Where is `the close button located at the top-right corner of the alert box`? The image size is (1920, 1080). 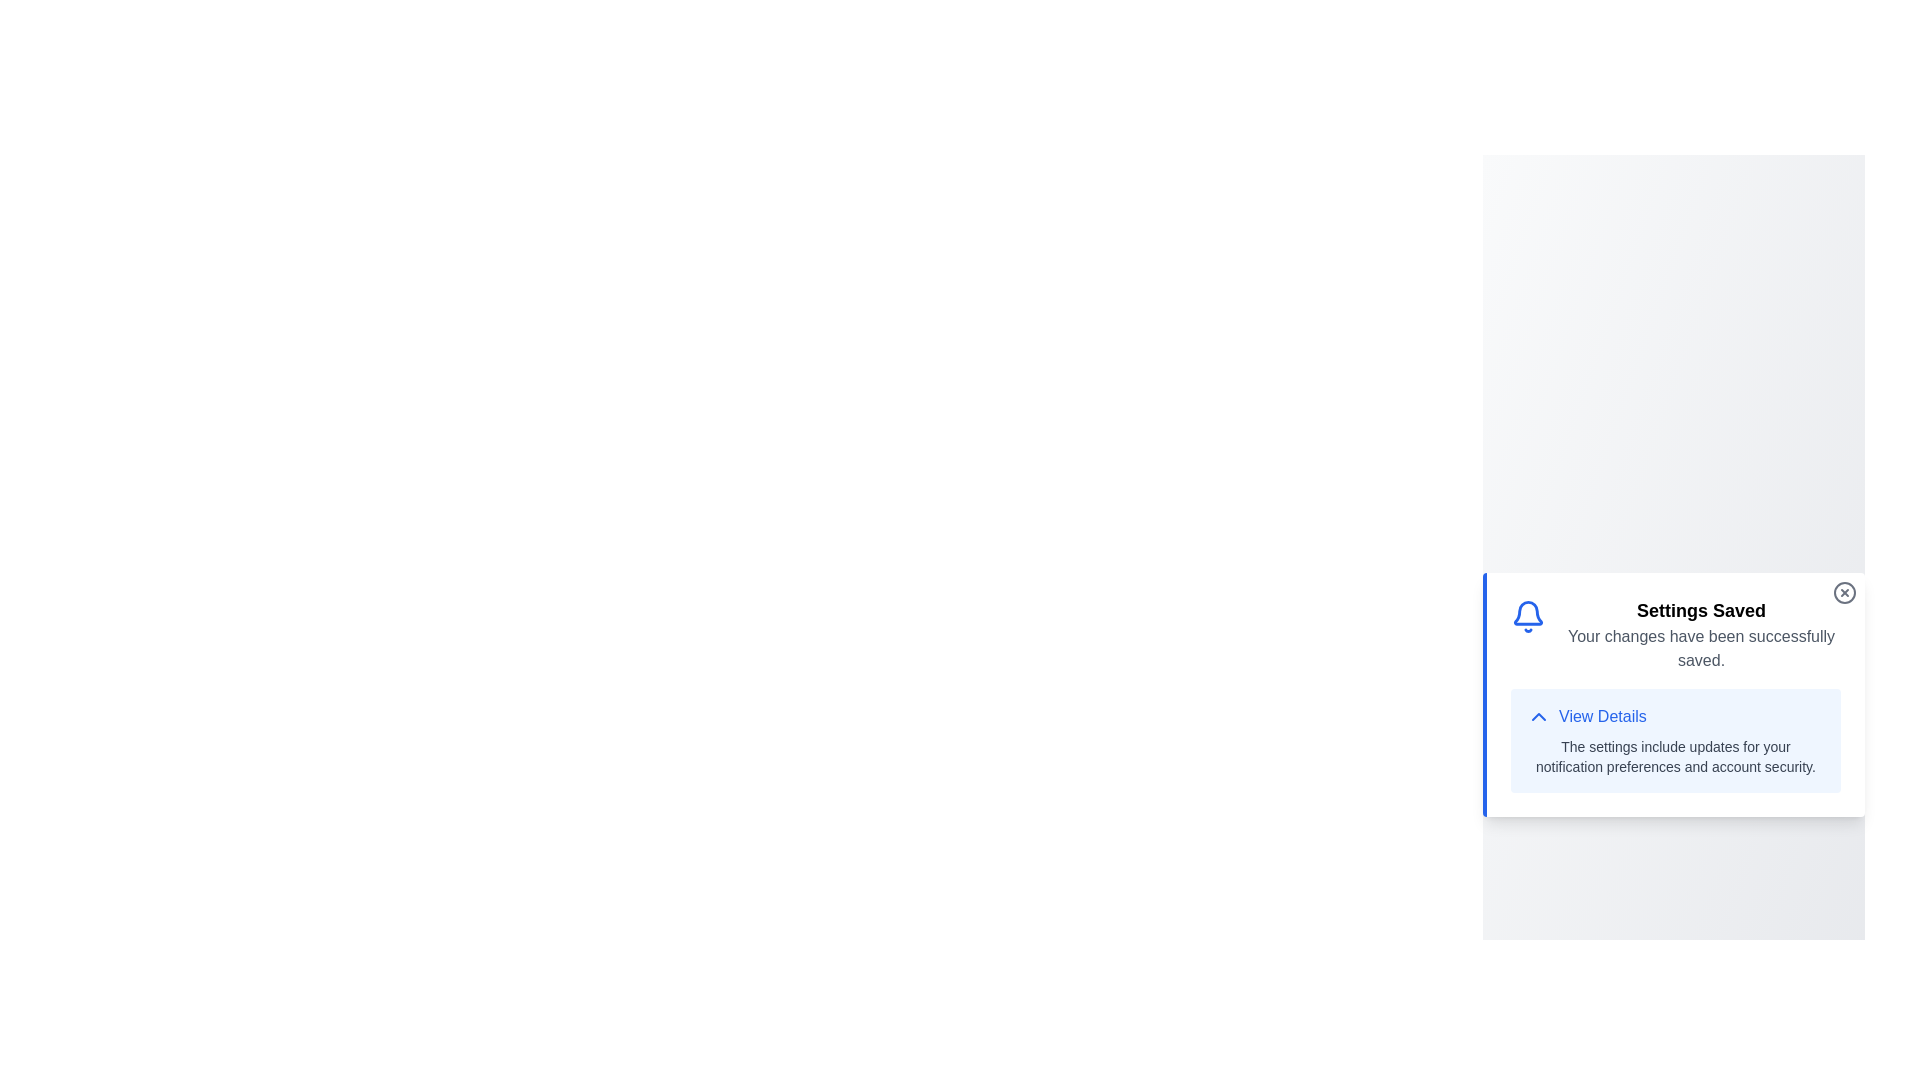
the close button located at the top-right corner of the alert box is located at coordinates (1843, 592).